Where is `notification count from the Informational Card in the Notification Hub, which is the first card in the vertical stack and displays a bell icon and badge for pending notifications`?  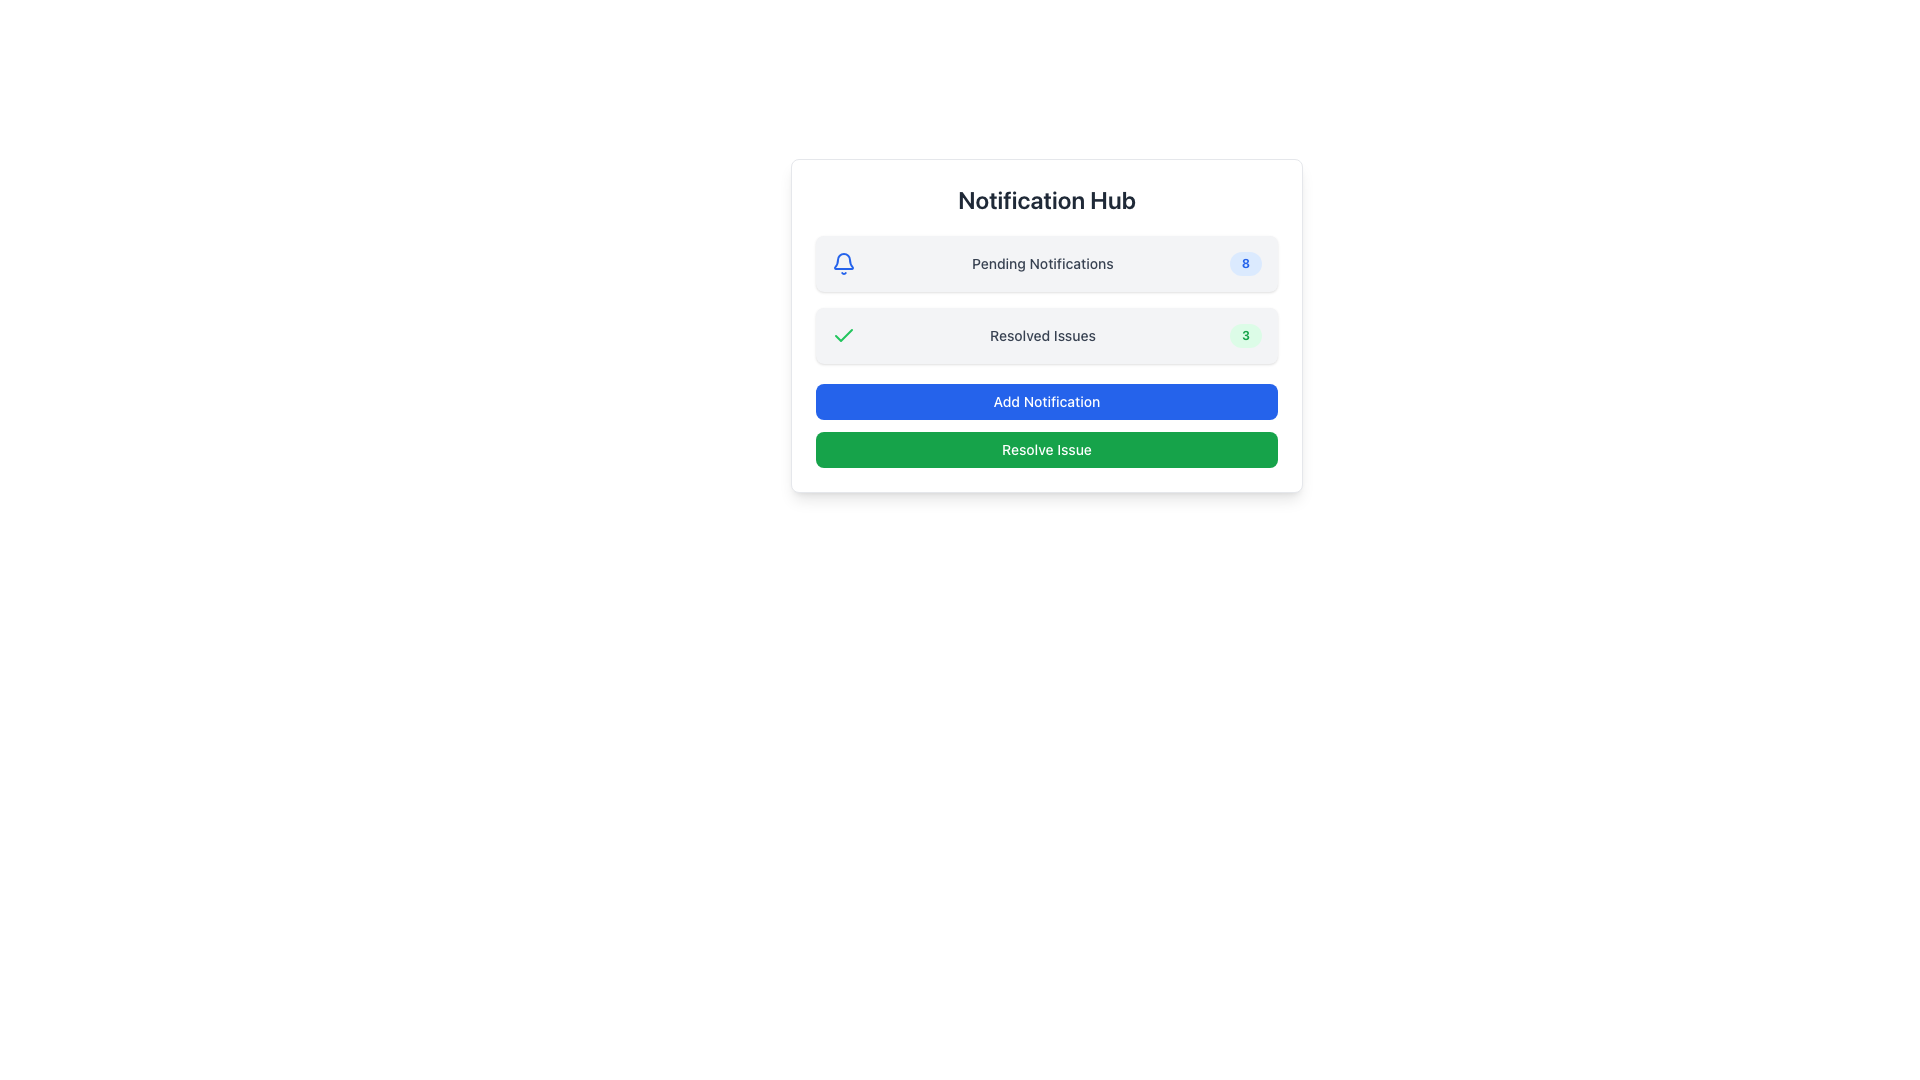
notification count from the Informational Card in the Notification Hub, which is the first card in the vertical stack and displays a bell icon and badge for pending notifications is located at coordinates (1045, 262).